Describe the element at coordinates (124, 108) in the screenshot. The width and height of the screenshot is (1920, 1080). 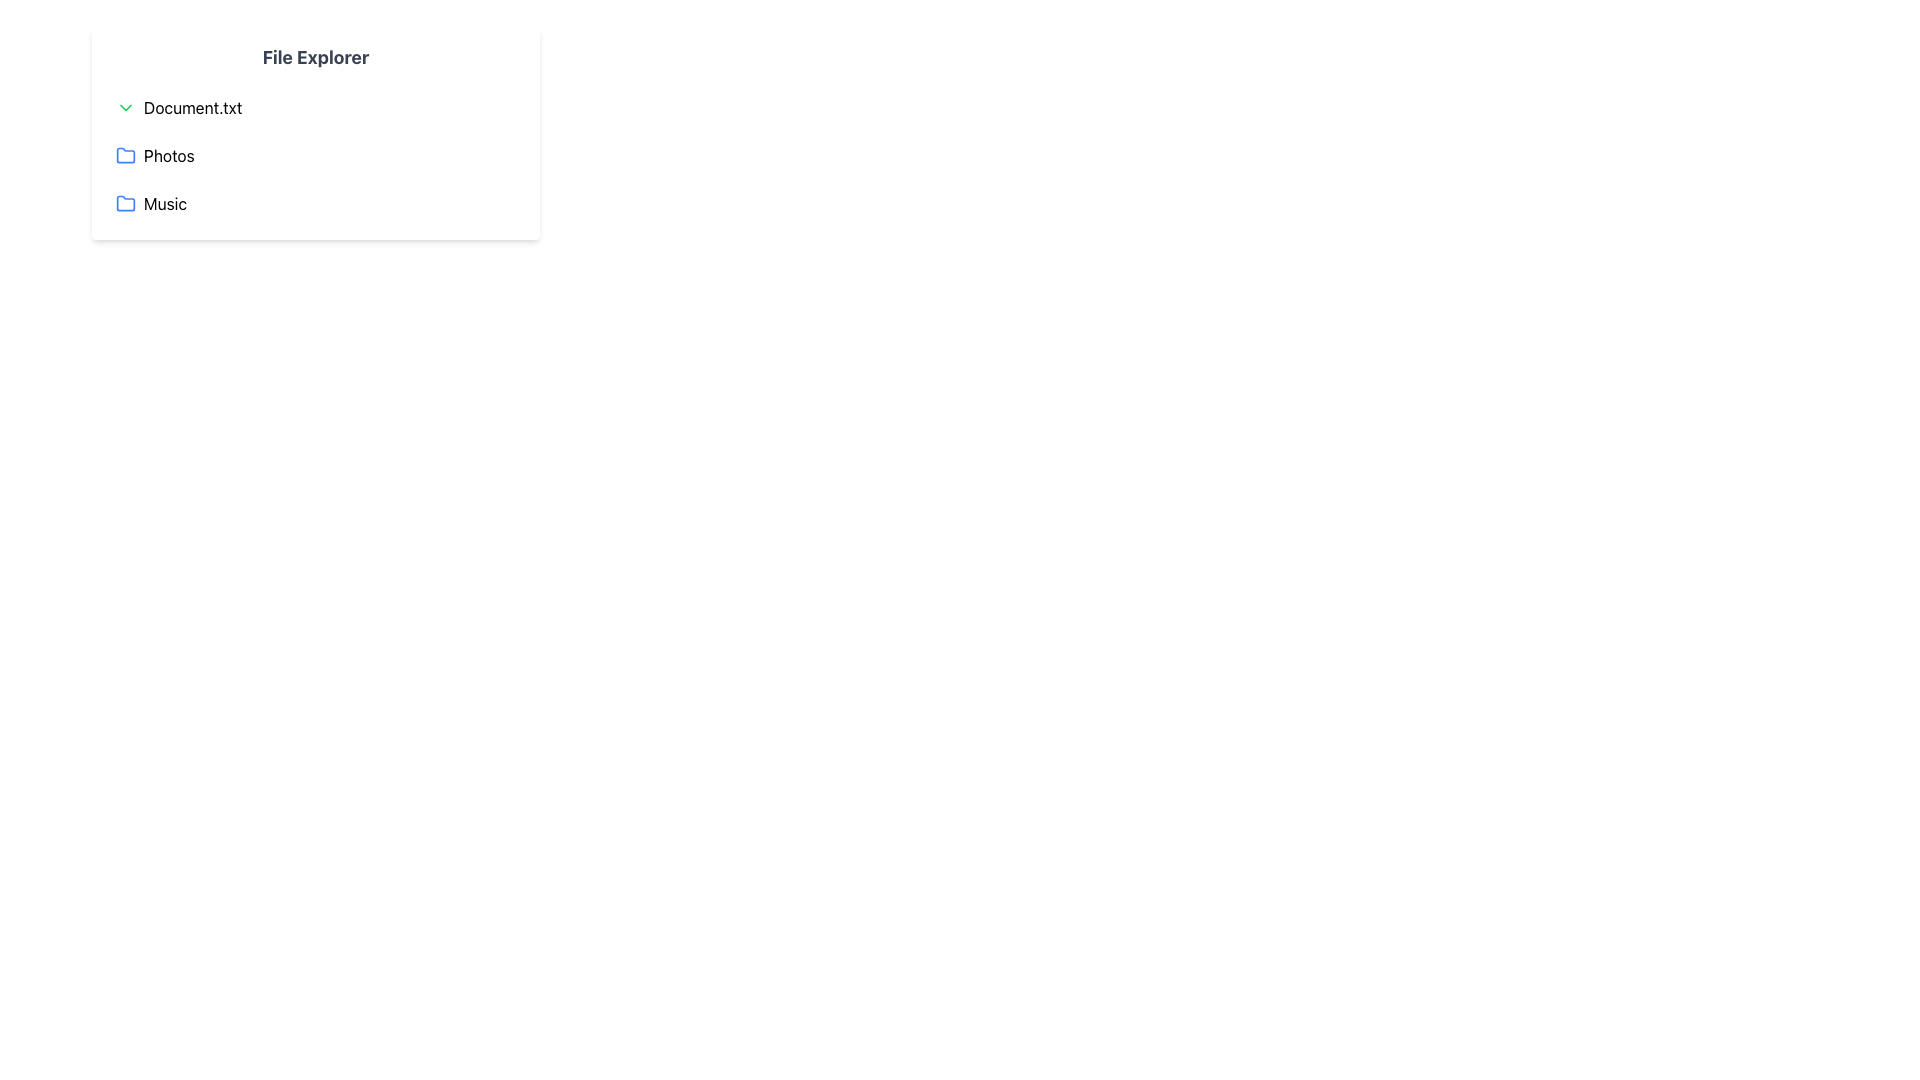
I see `the Chevron Icon located on the left side of 'Document.txt'` at that location.